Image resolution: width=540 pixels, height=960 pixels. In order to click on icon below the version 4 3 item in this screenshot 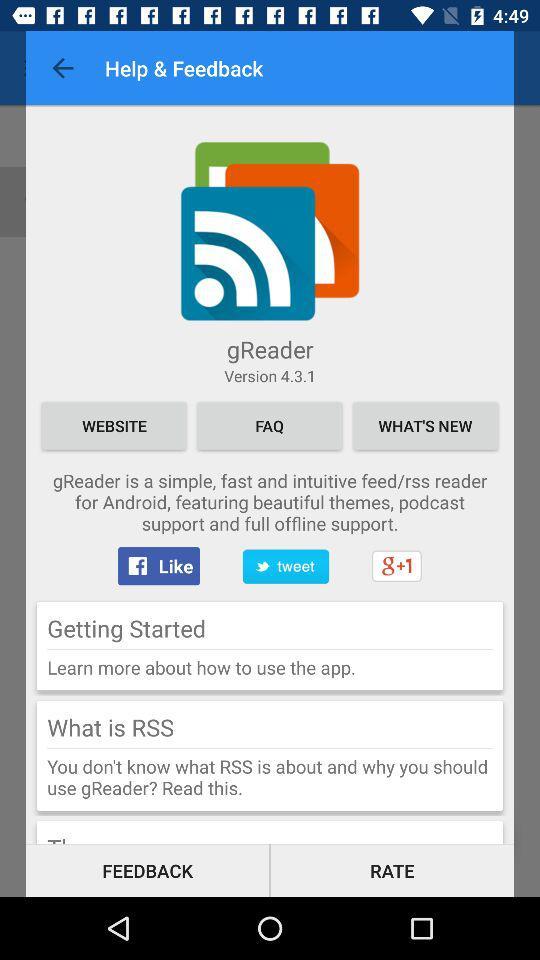, I will do `click(114, 425)`.